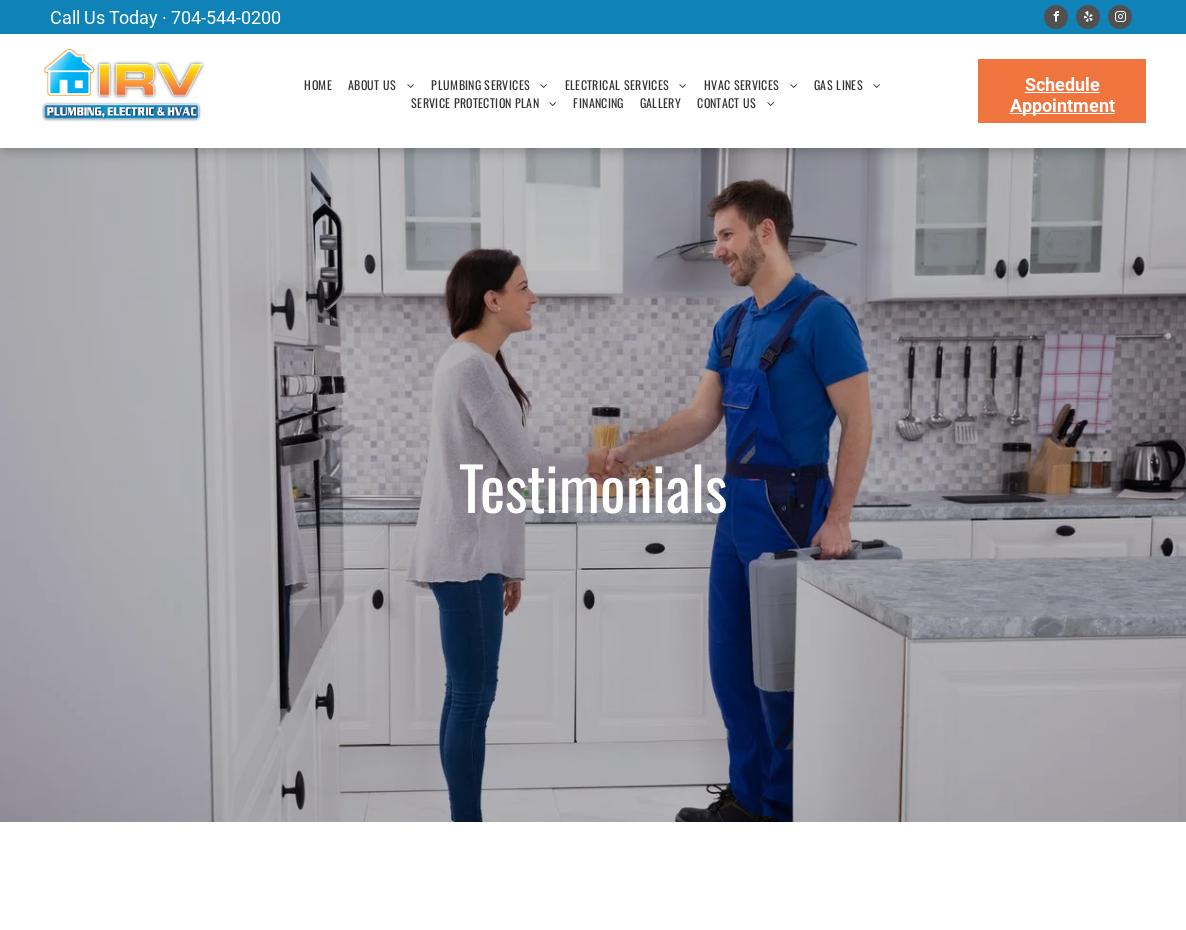 Image resolution: width=1186 pixels, height=930 pixels. What do you see at coordinates (474, 157) in the screenshot?
I see `'WATER HEATER'` at bounding box center [474, 157].